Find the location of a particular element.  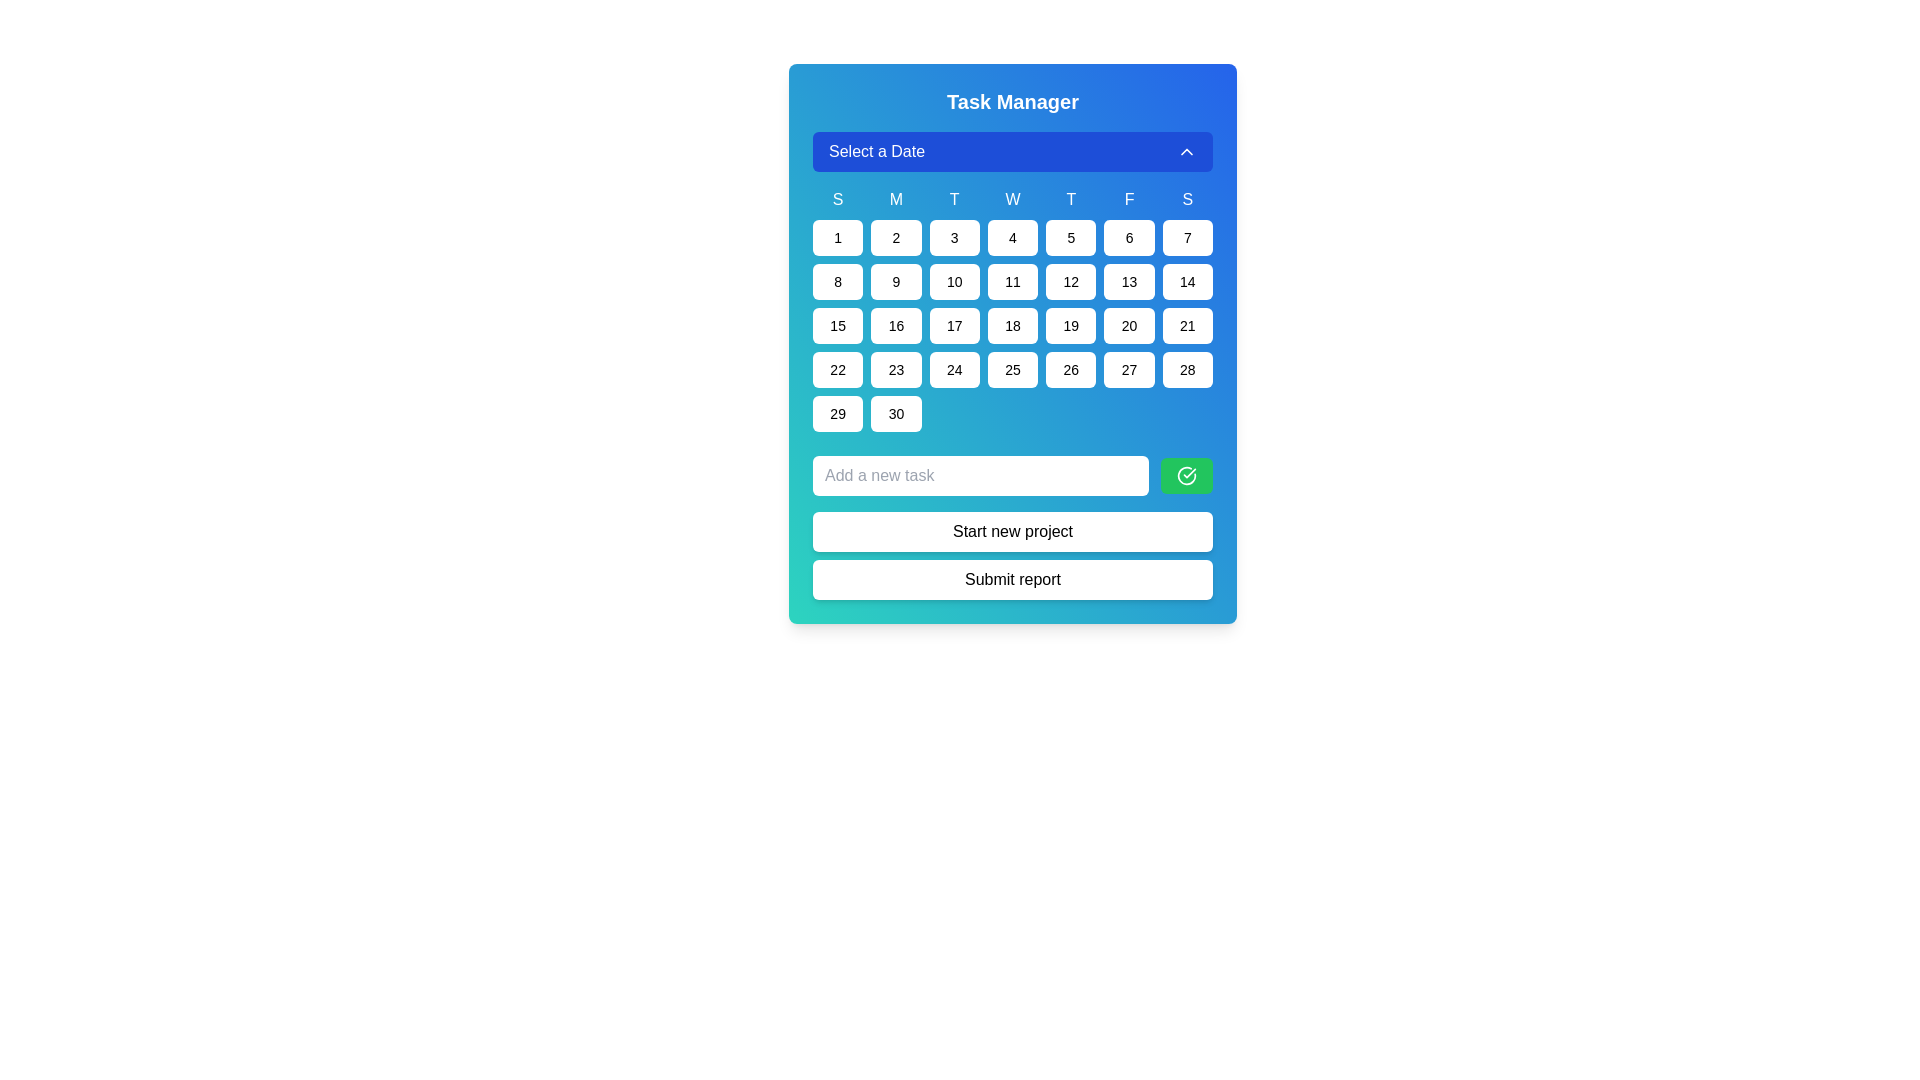

the button displaying the number '19' in black text on a white background is located at coordinates (1070, 325).